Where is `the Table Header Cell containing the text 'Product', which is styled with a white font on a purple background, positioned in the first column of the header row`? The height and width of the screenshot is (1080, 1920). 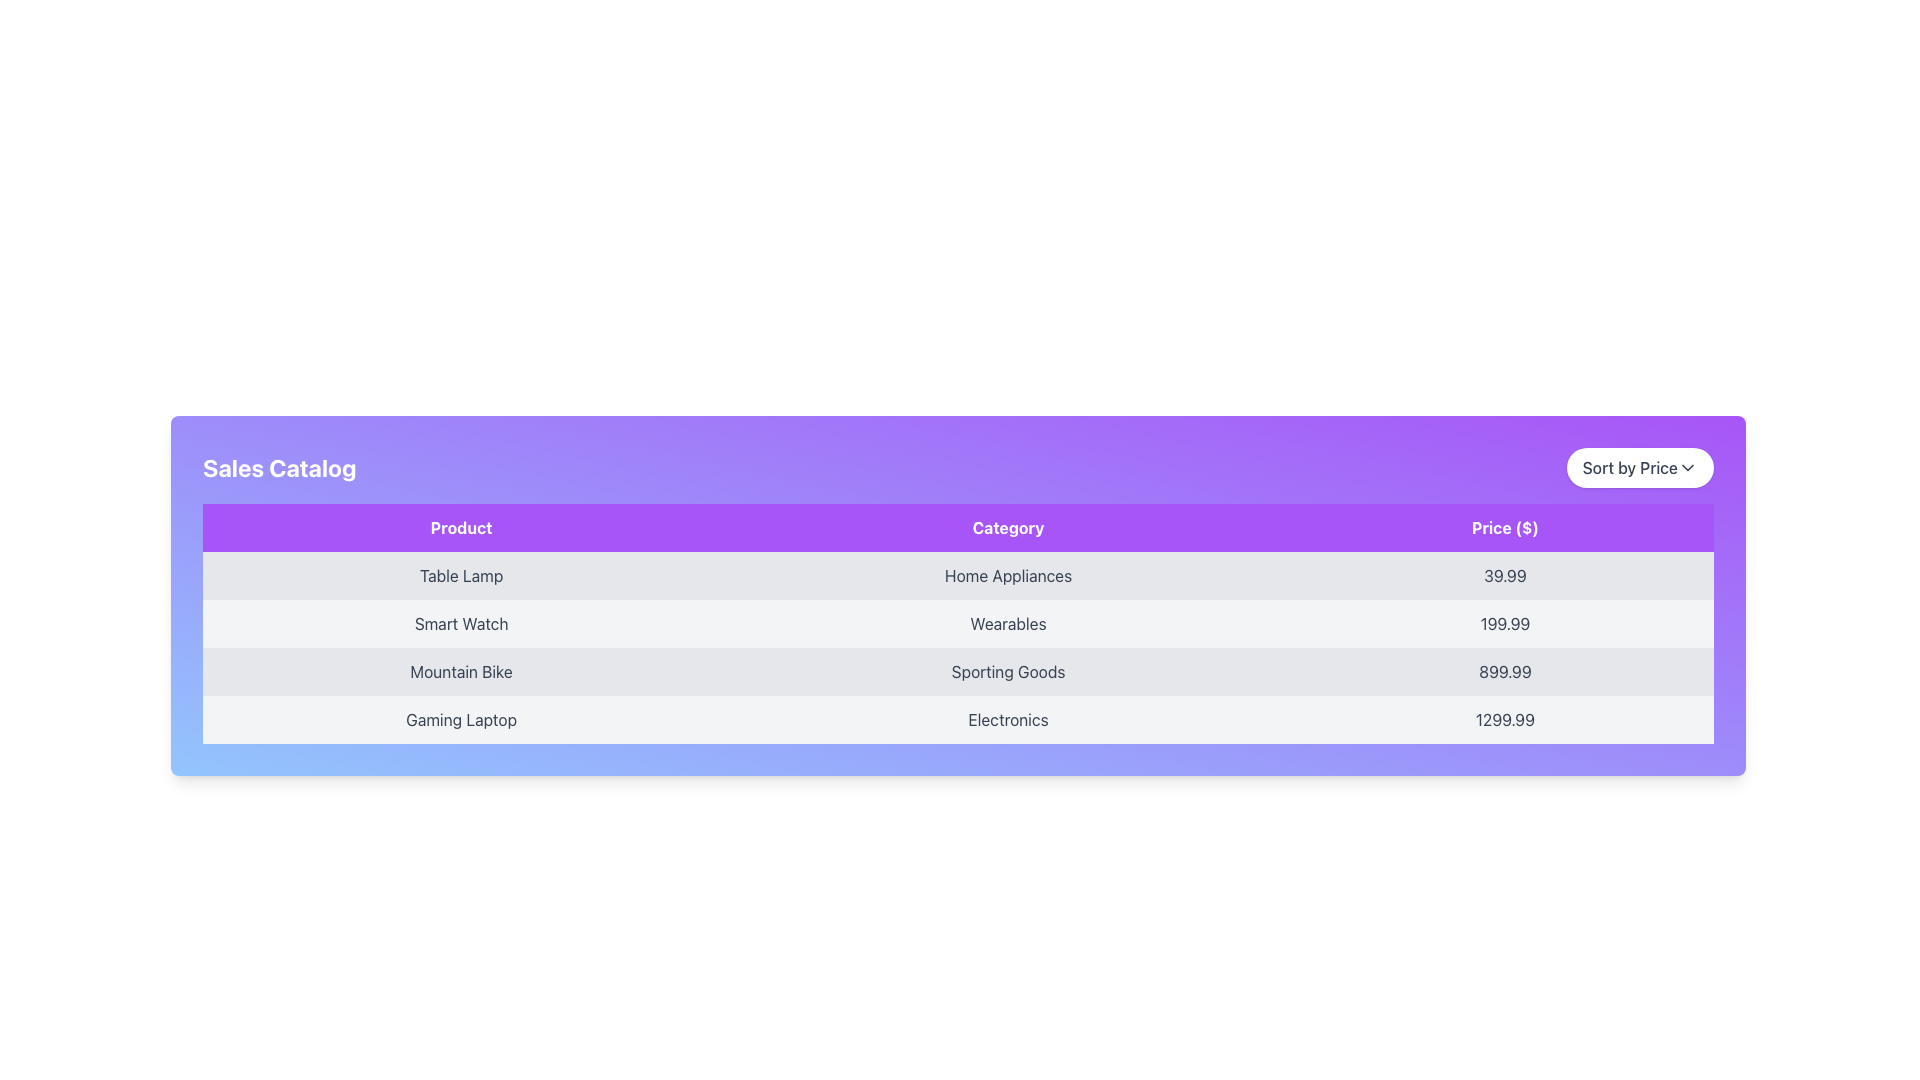 the Table Header Cell containing the text 'Product', which is styled with a white font on a purple background, positioned in the first column of the header row is located at coordinates (460, 527).